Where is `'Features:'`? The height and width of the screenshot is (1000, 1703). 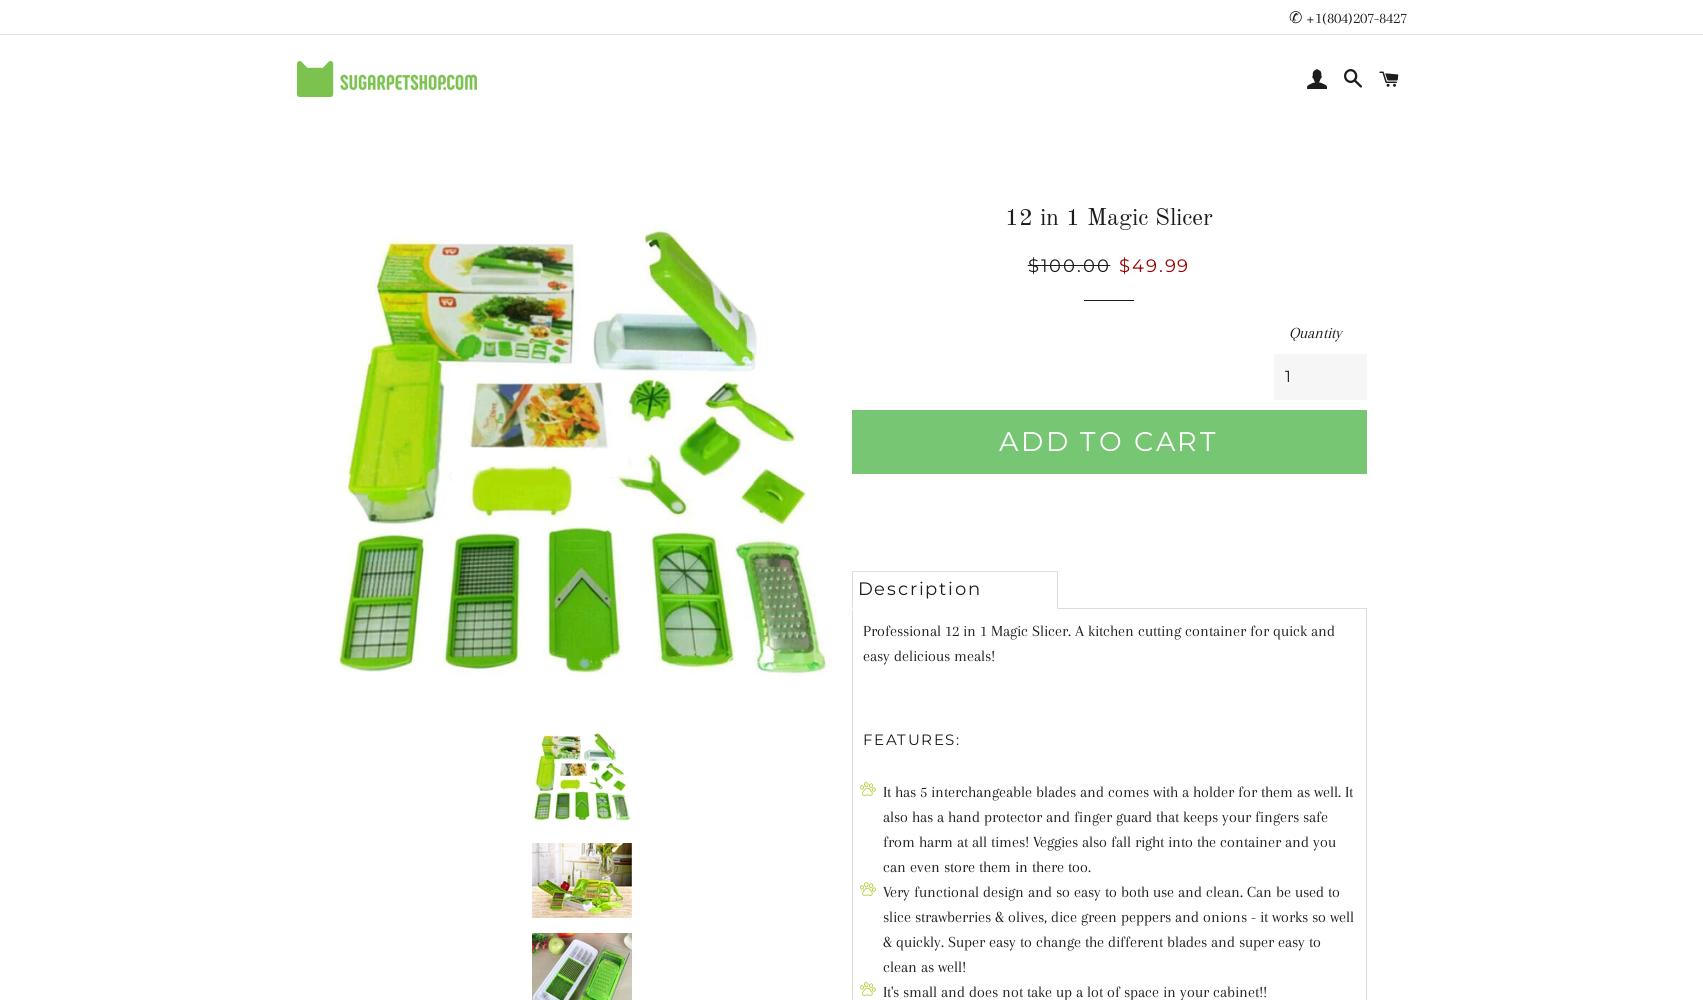
'Features:' is located at coordinates (909, 738).